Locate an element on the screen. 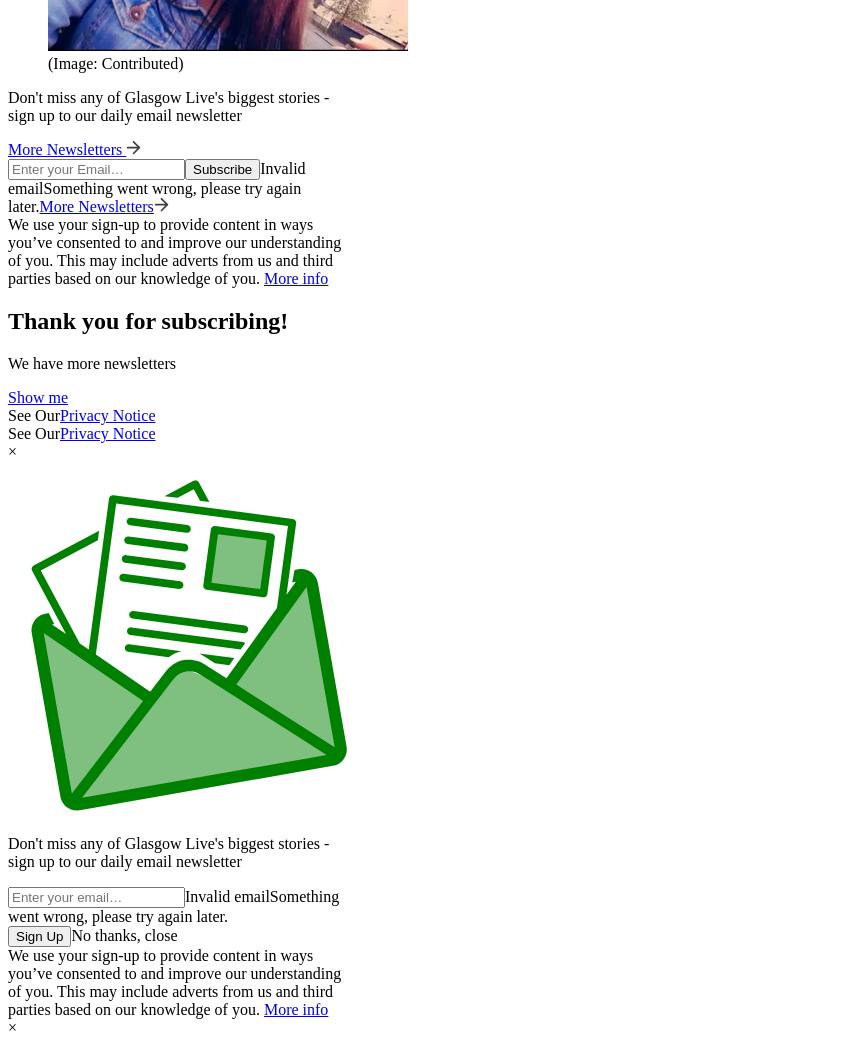  'Show me' is located at coordinates (38, 397).